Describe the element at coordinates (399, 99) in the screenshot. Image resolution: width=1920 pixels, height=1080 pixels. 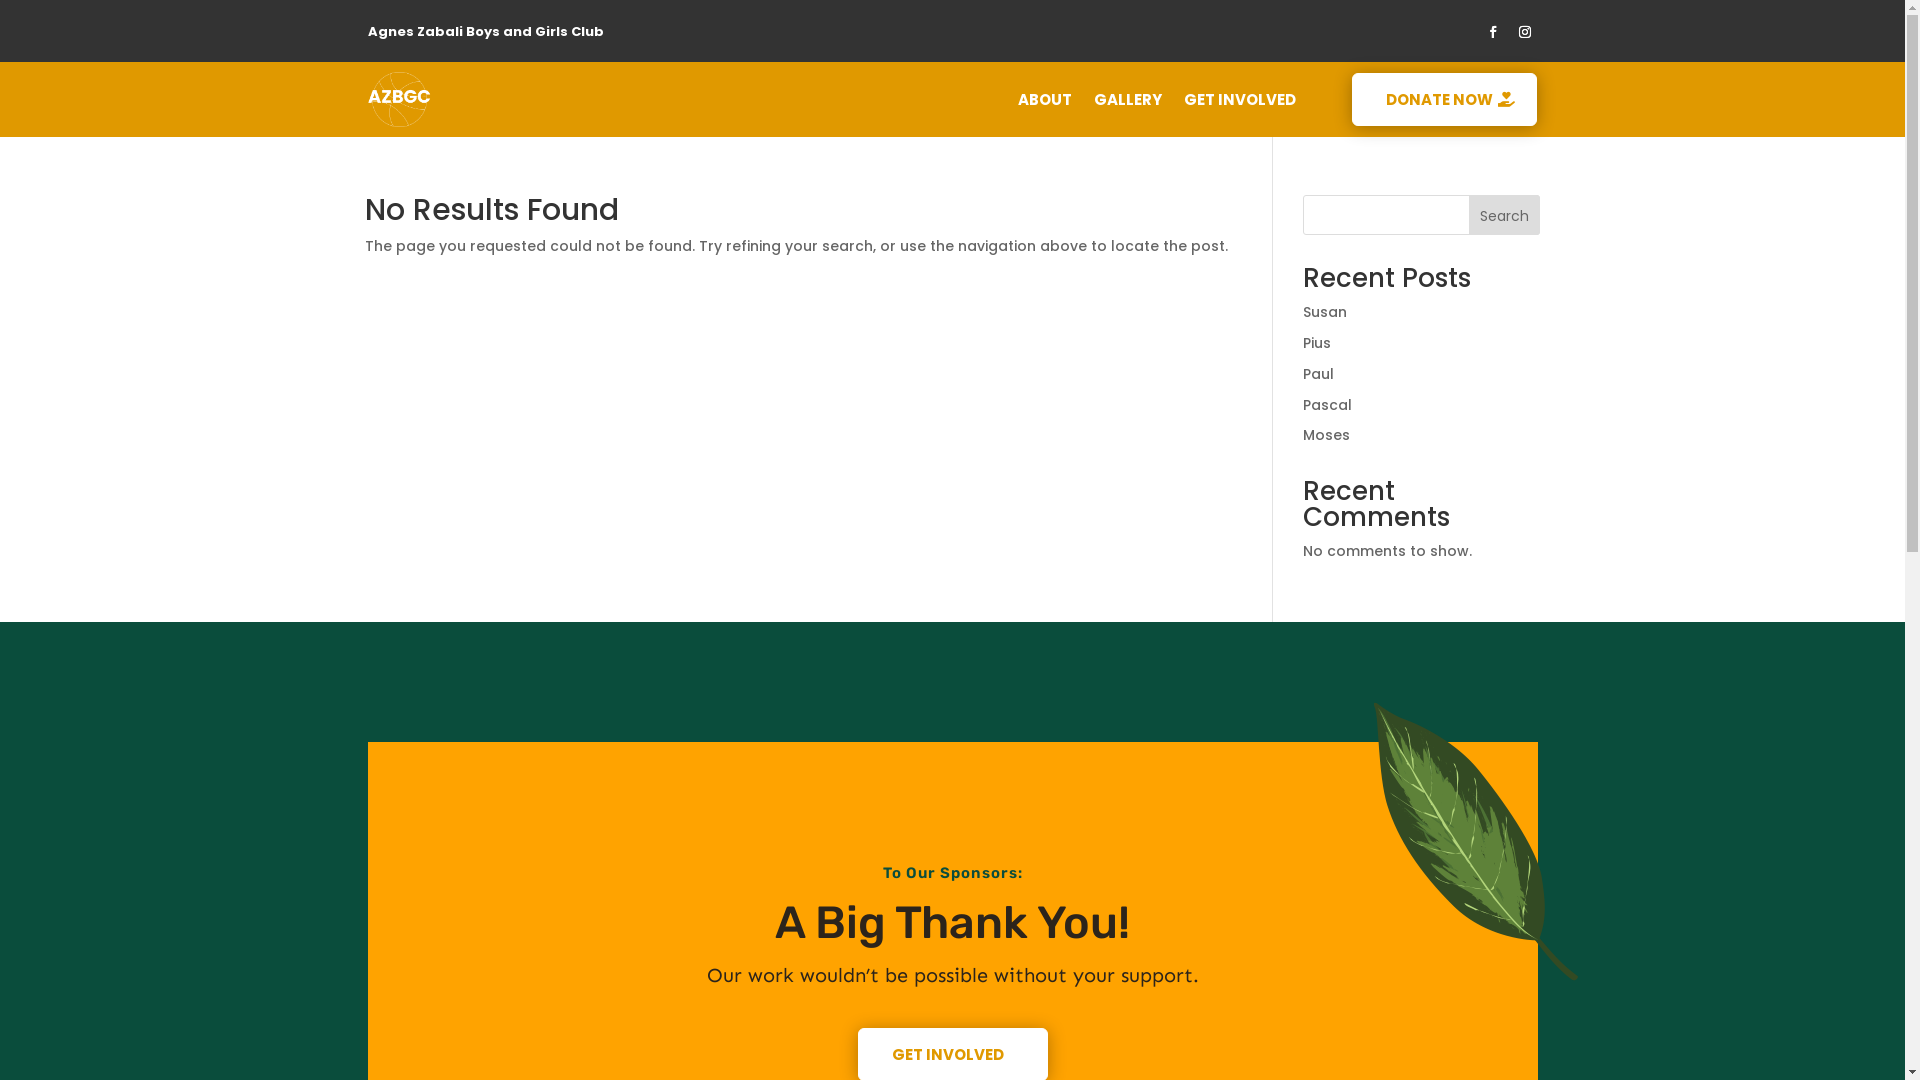
I see `'Logo Text Through Short'` at that location.